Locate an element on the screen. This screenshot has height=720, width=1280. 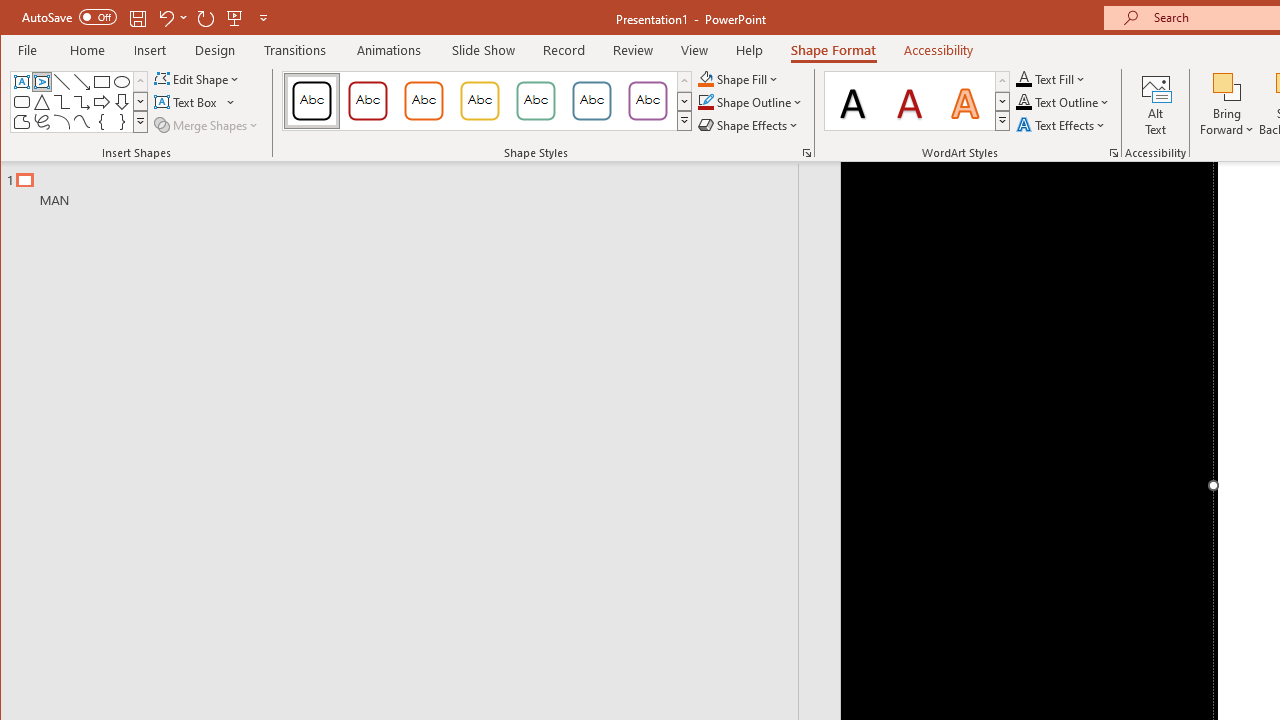
'Colored Outline - Blue-Gray, Accent 5' is located at coordinates (591, 100).